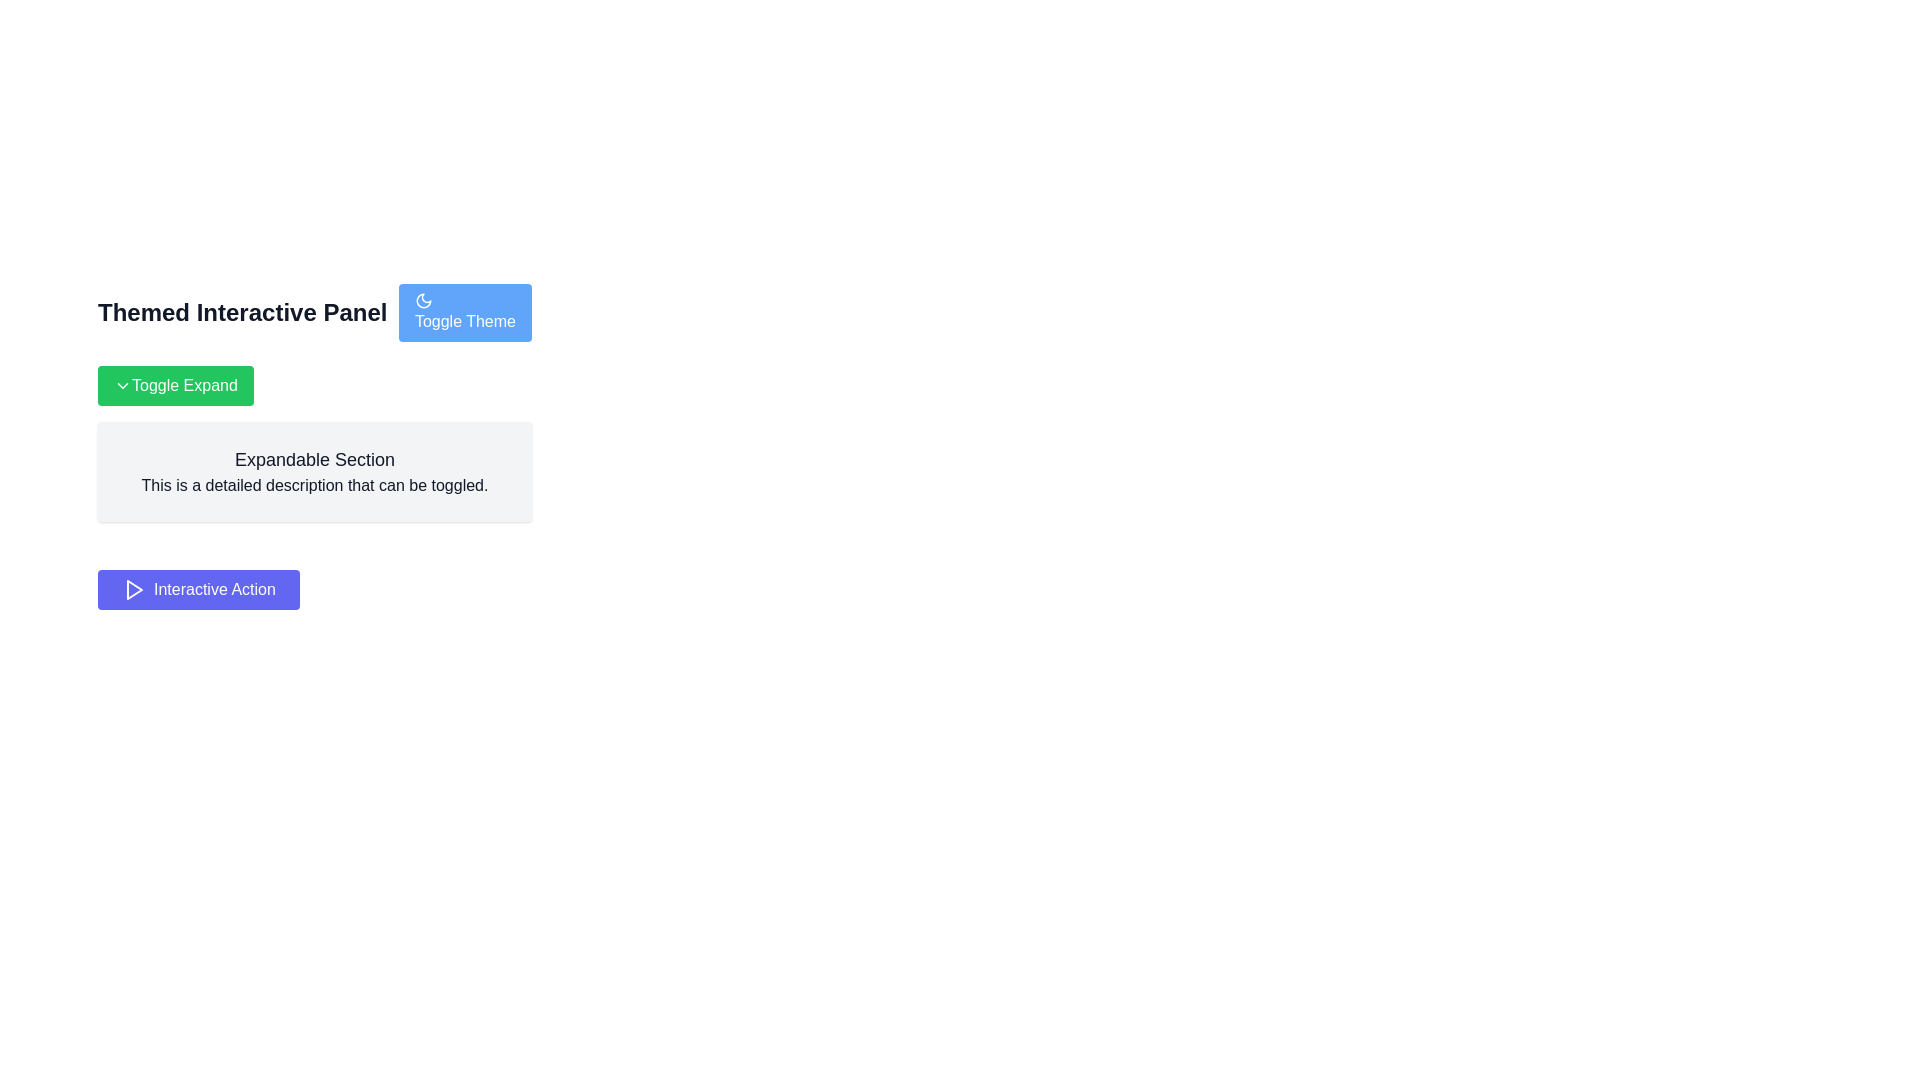 This screenshot has height=1080, width=1920. What do you see at coordinates (314, 459) in the screenshot?
I see `the Text Label that serves as a heading for the expandable section, located within a gray box and below the green 'Toggle Expand' button` at bounding box center [314, 459].